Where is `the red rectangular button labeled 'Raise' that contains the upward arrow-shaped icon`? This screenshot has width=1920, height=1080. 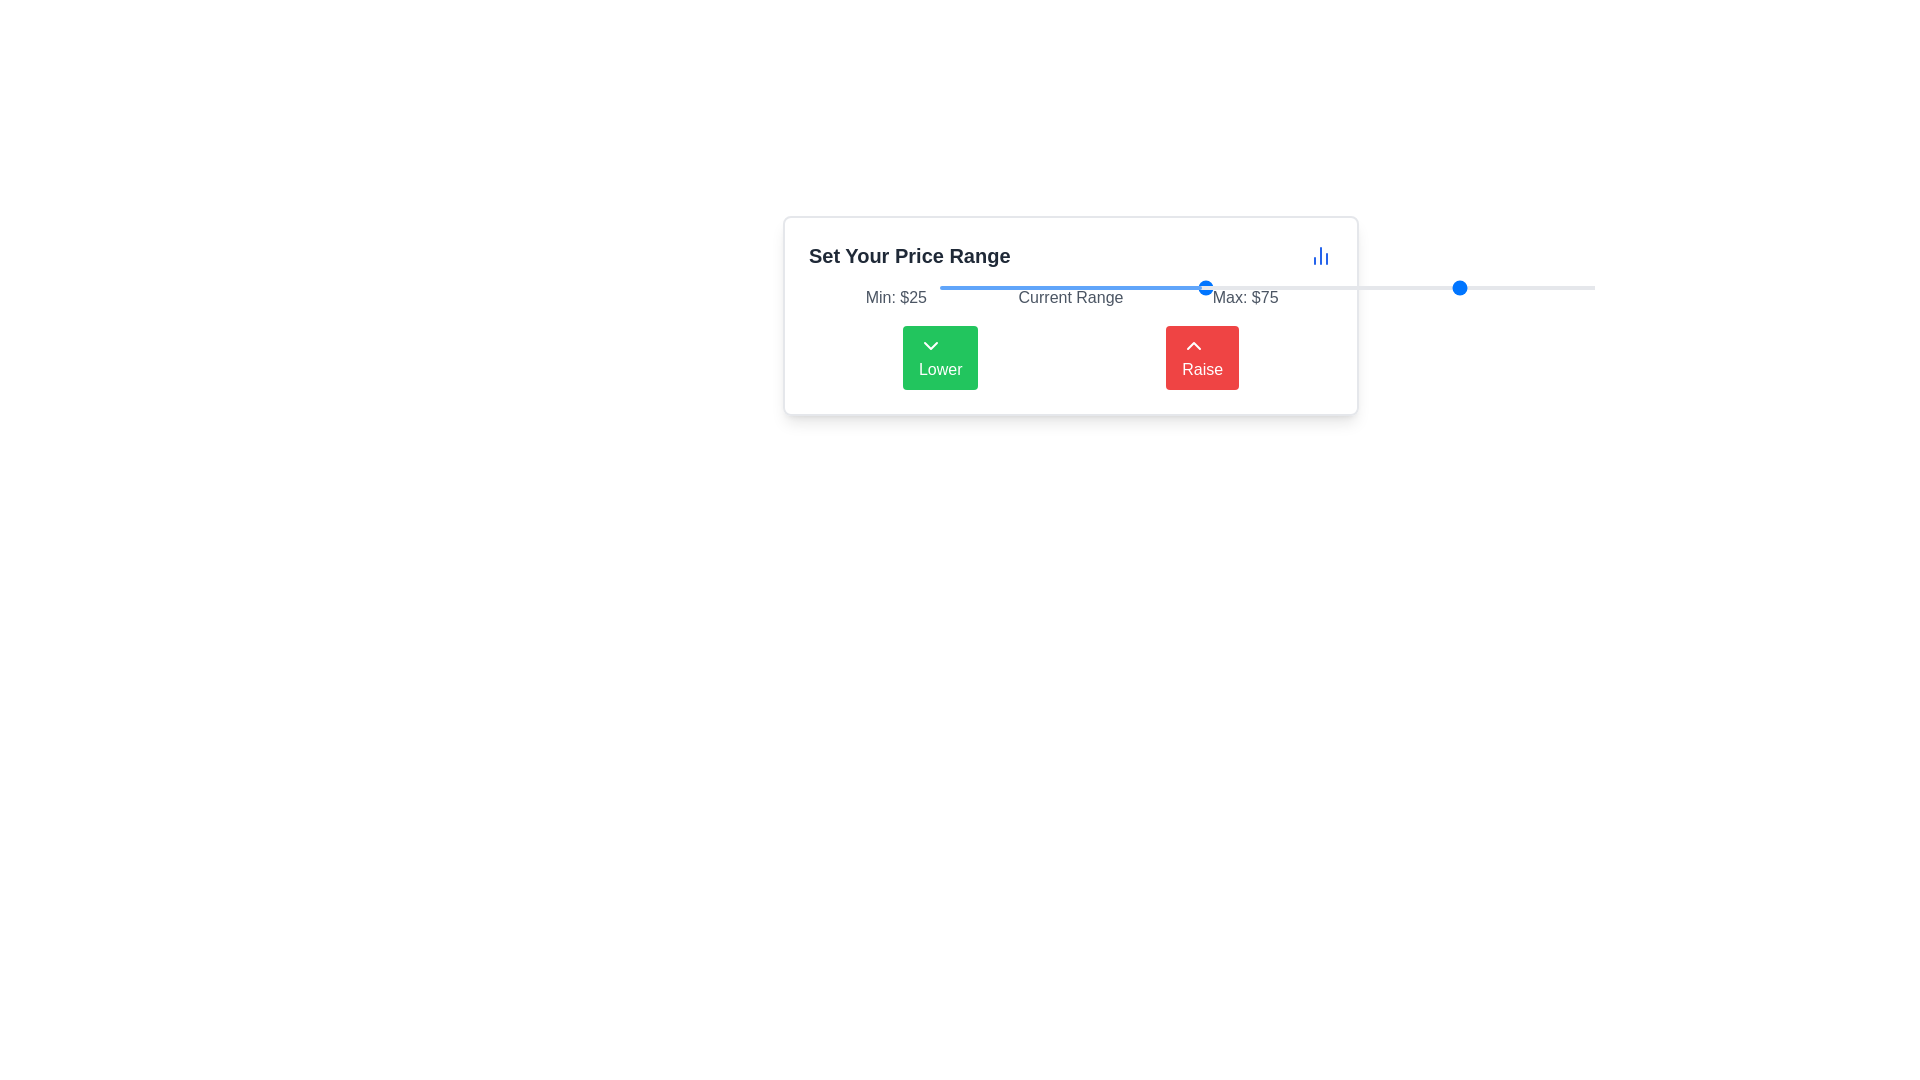
the red rectangular button labeled 'Raise' that contains the upward arrow-shaped icon is located at coordinates (1194, 345).